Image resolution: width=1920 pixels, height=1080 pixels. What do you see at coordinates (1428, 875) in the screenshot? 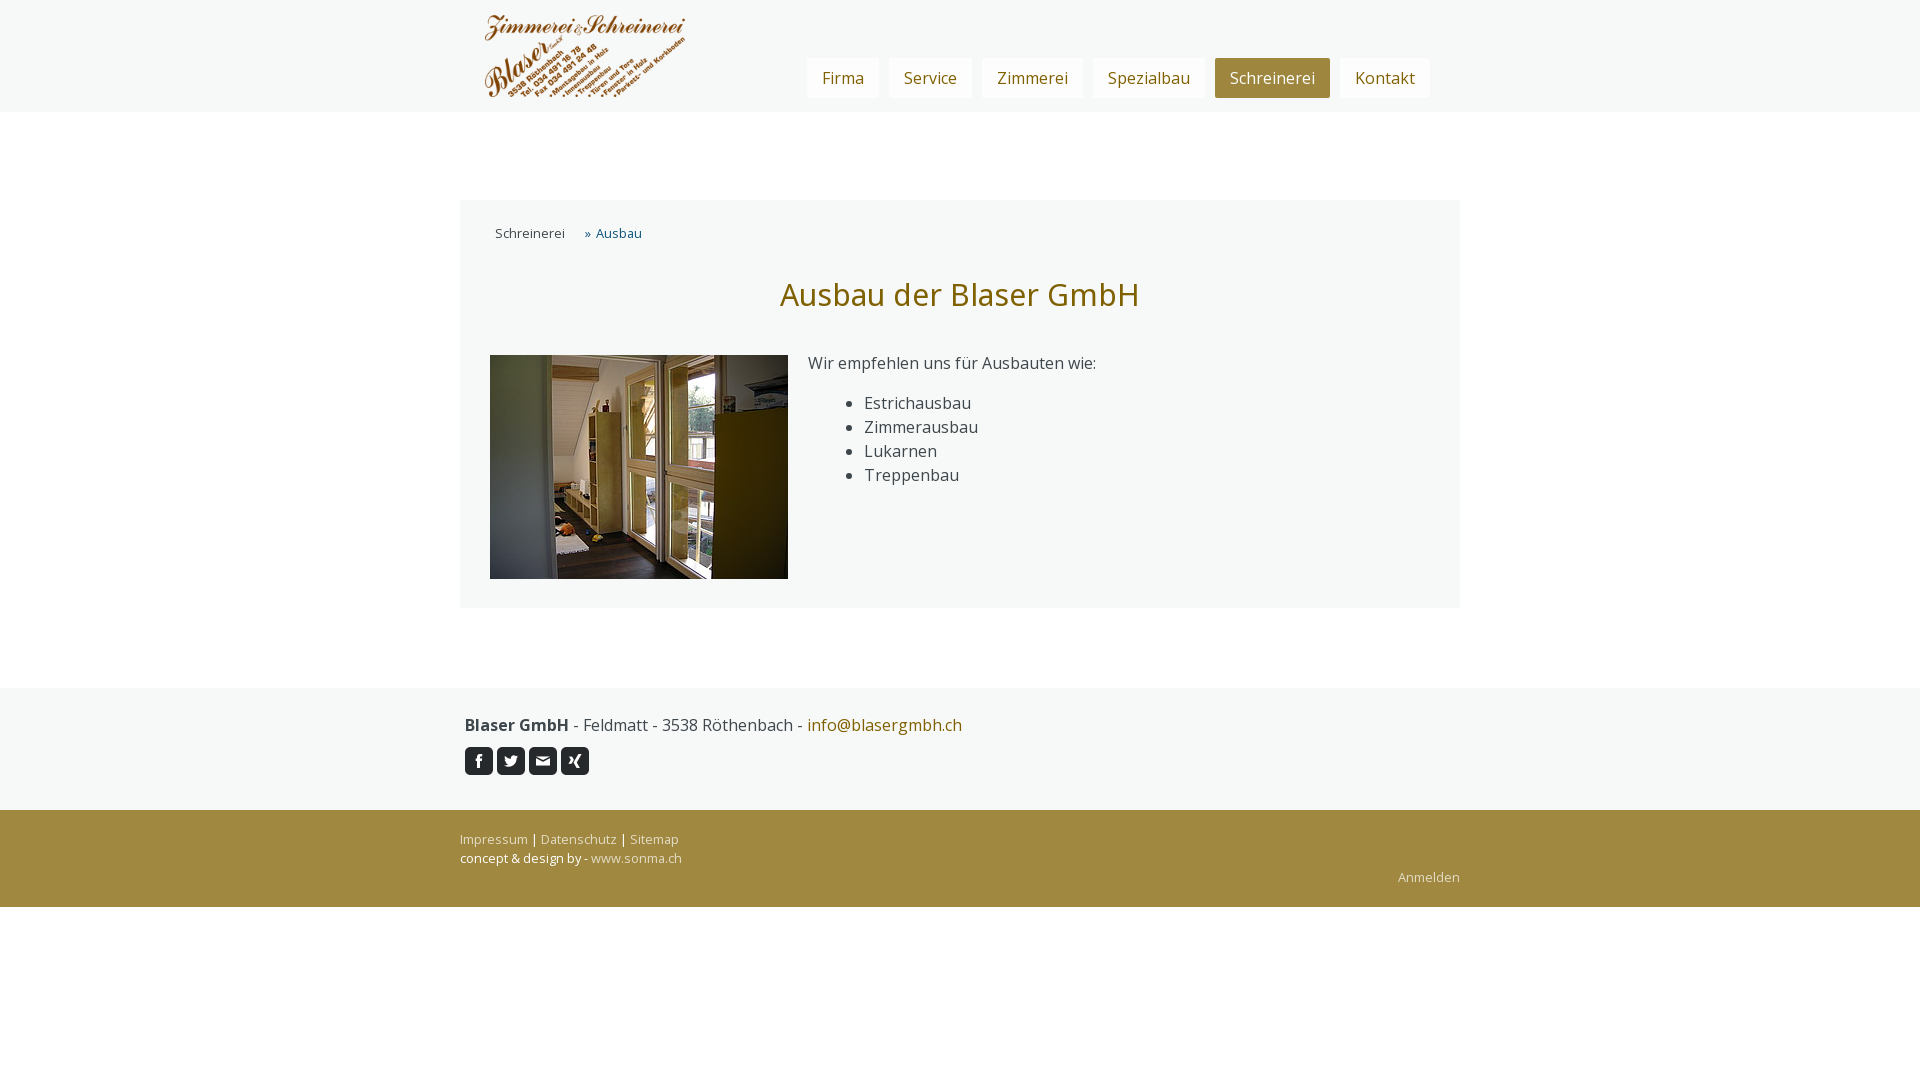
I see `'Anmelden'` at bounding box center [1428, 875].